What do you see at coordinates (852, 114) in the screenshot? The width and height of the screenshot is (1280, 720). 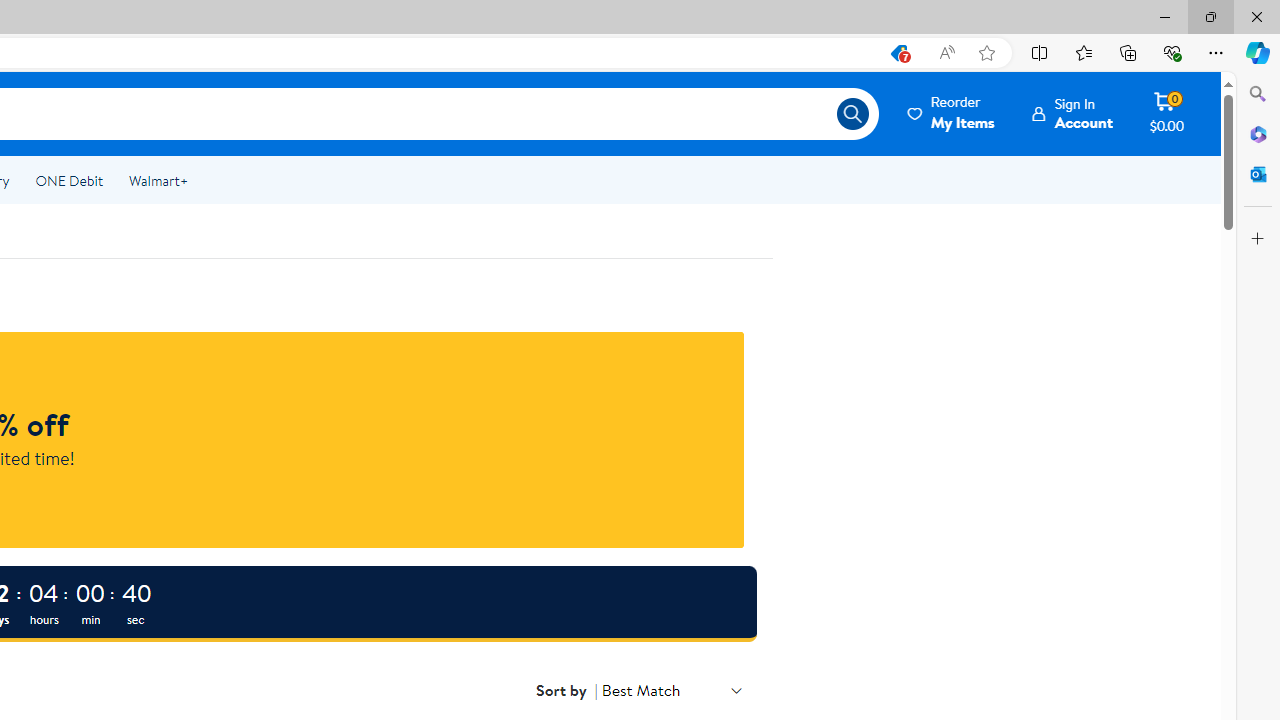 I see `'Search icon'` at bounding box center [852, 114].